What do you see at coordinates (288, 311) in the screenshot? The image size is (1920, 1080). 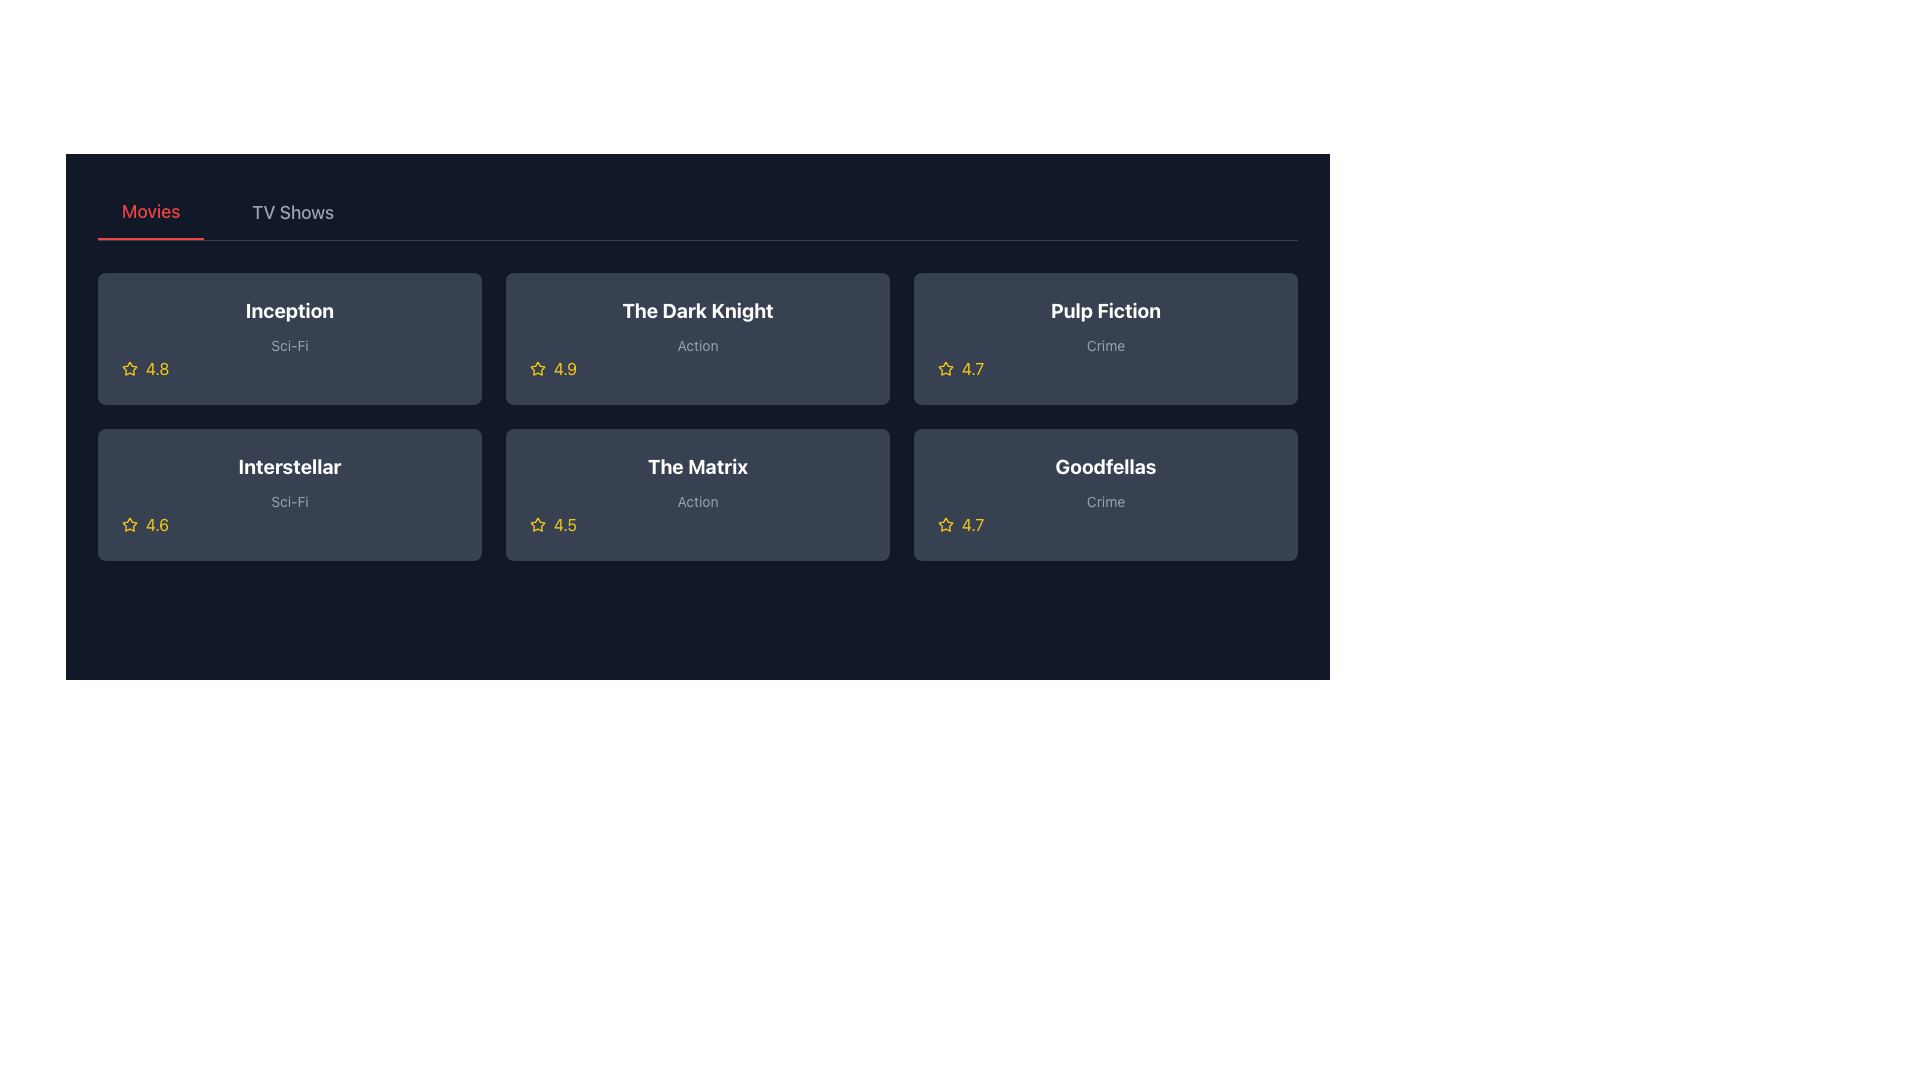 I see `the text content of the title for the movie card labeled 'Inception', located at the top of the first card in the first row` at bounding box center [288, 311].